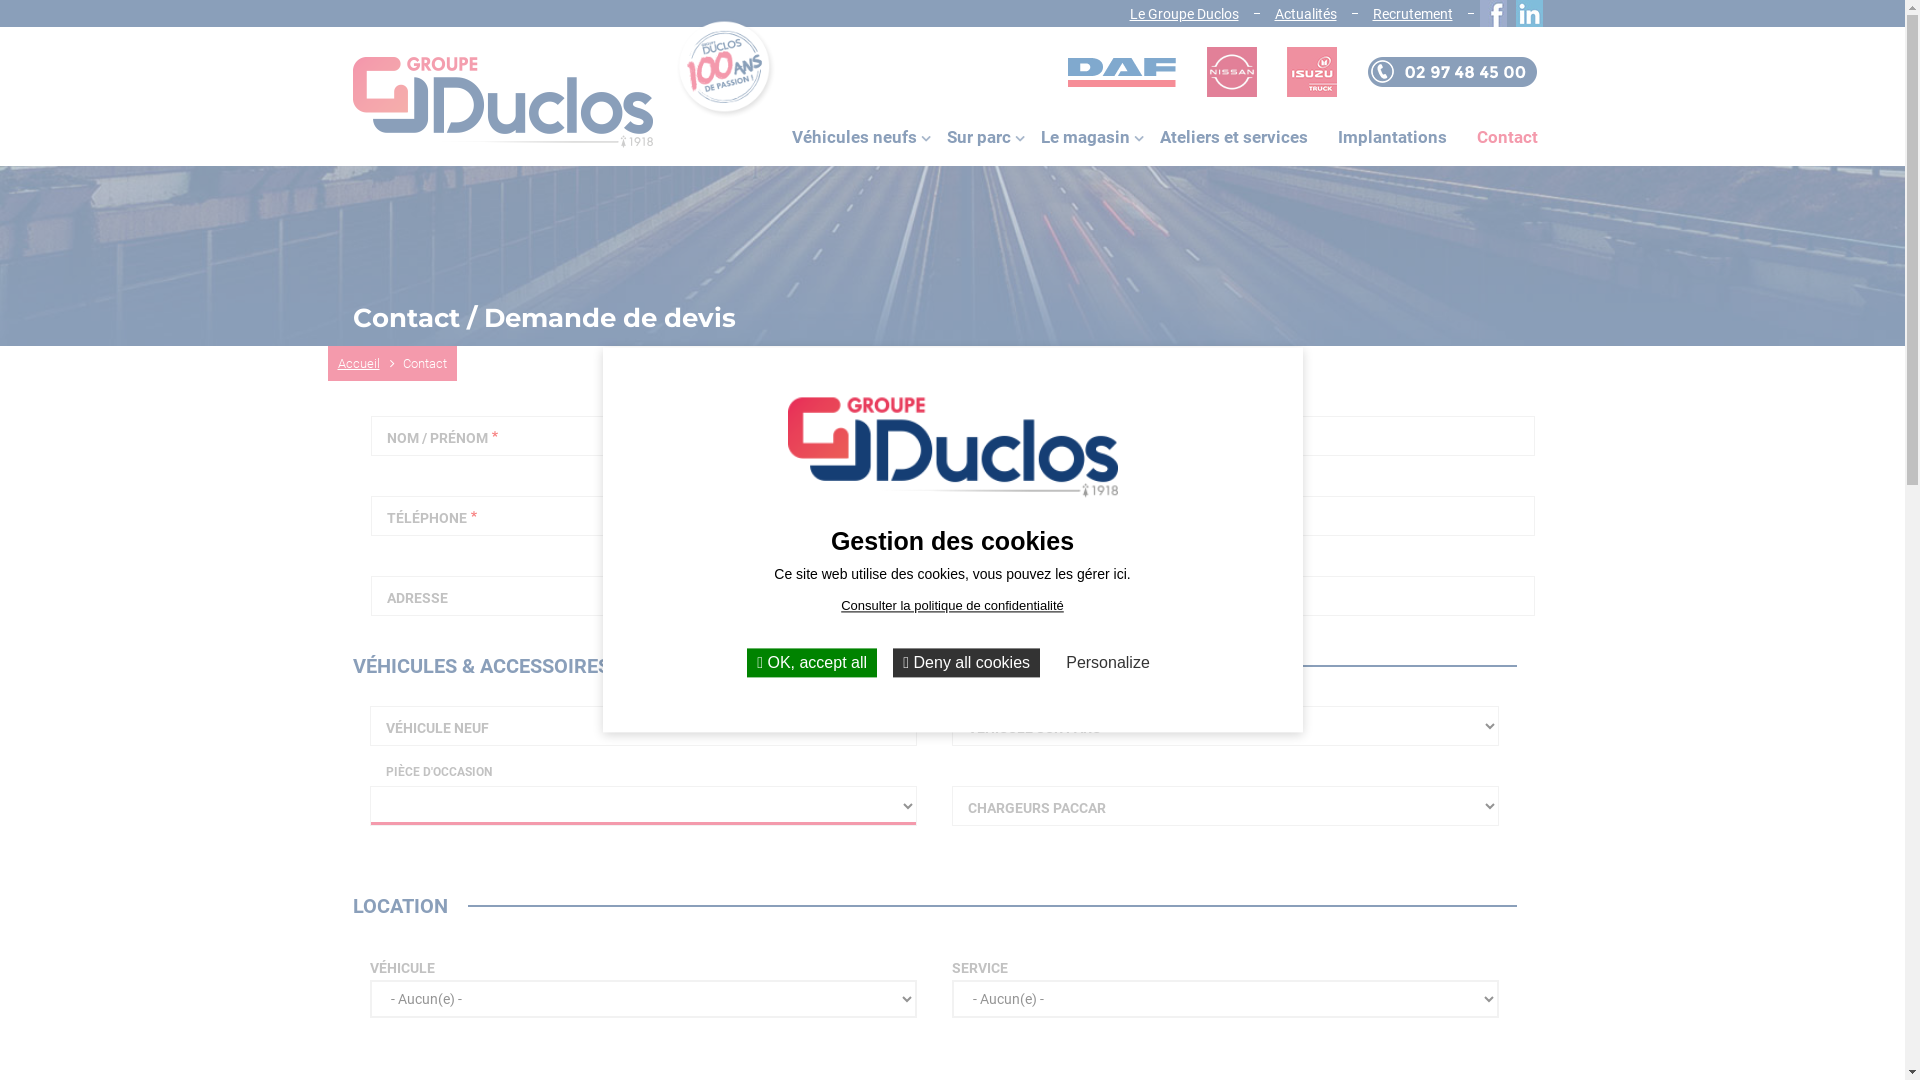 This screenshot has height=1080, width=1920. I want to click on 'Accueil', so click(369, 363).